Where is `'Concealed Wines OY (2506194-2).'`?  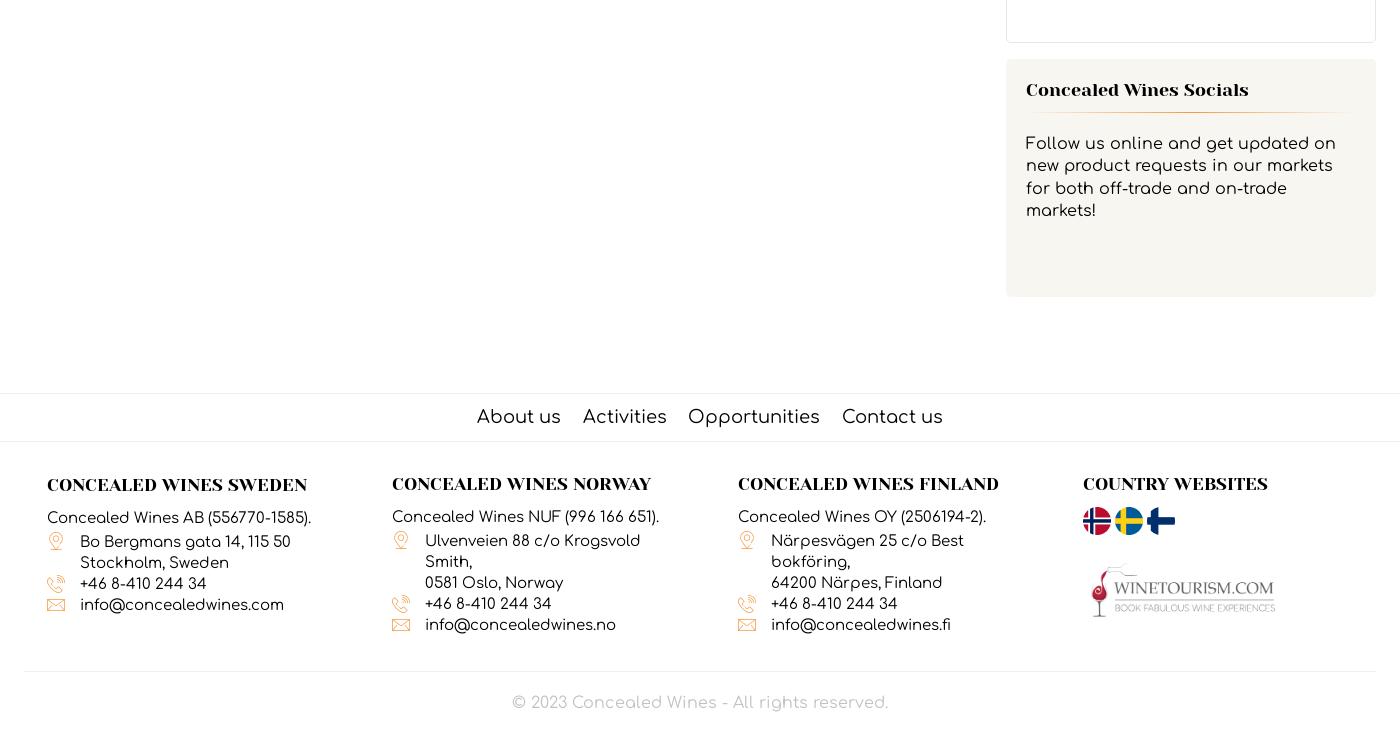 'Concealed Wines OY (2506194-2).' is located at coordinates (861, 515).